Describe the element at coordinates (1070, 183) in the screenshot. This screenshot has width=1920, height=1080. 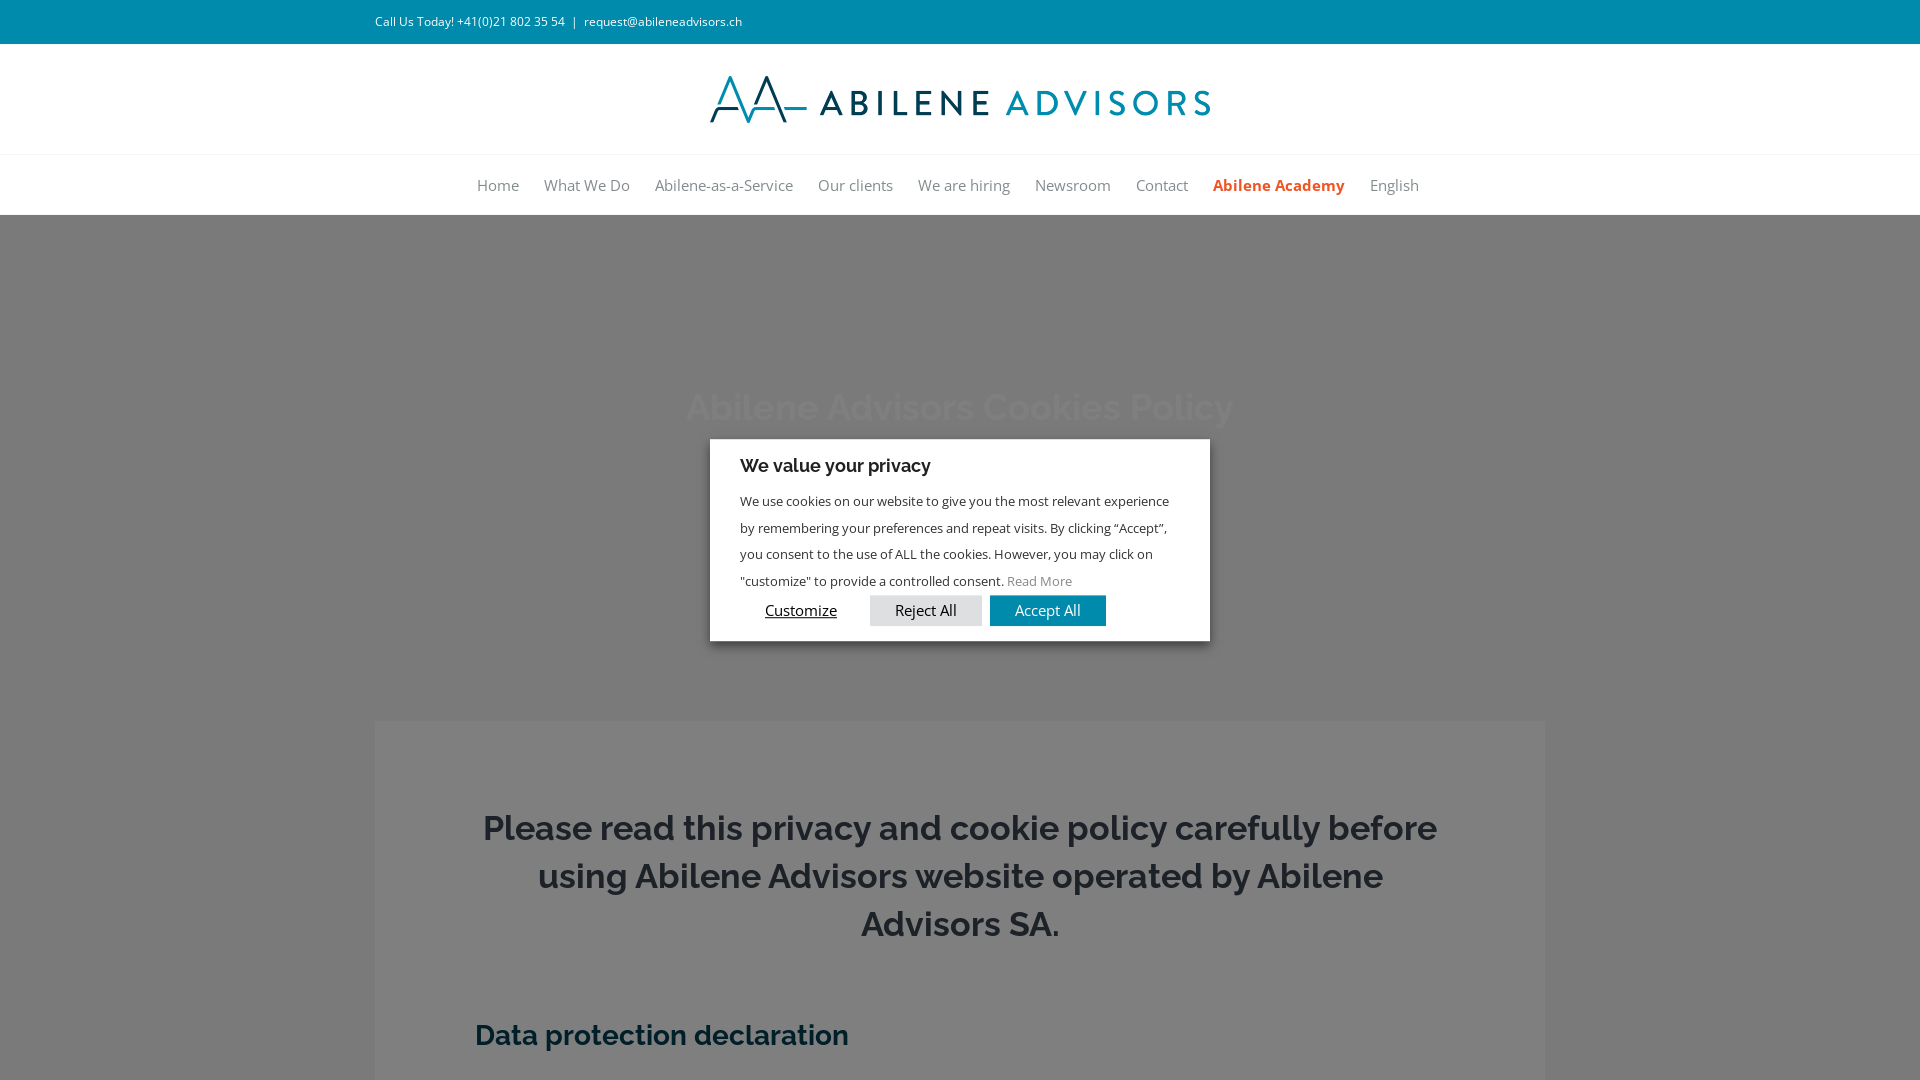
I see `'Newsroom'` at that location.